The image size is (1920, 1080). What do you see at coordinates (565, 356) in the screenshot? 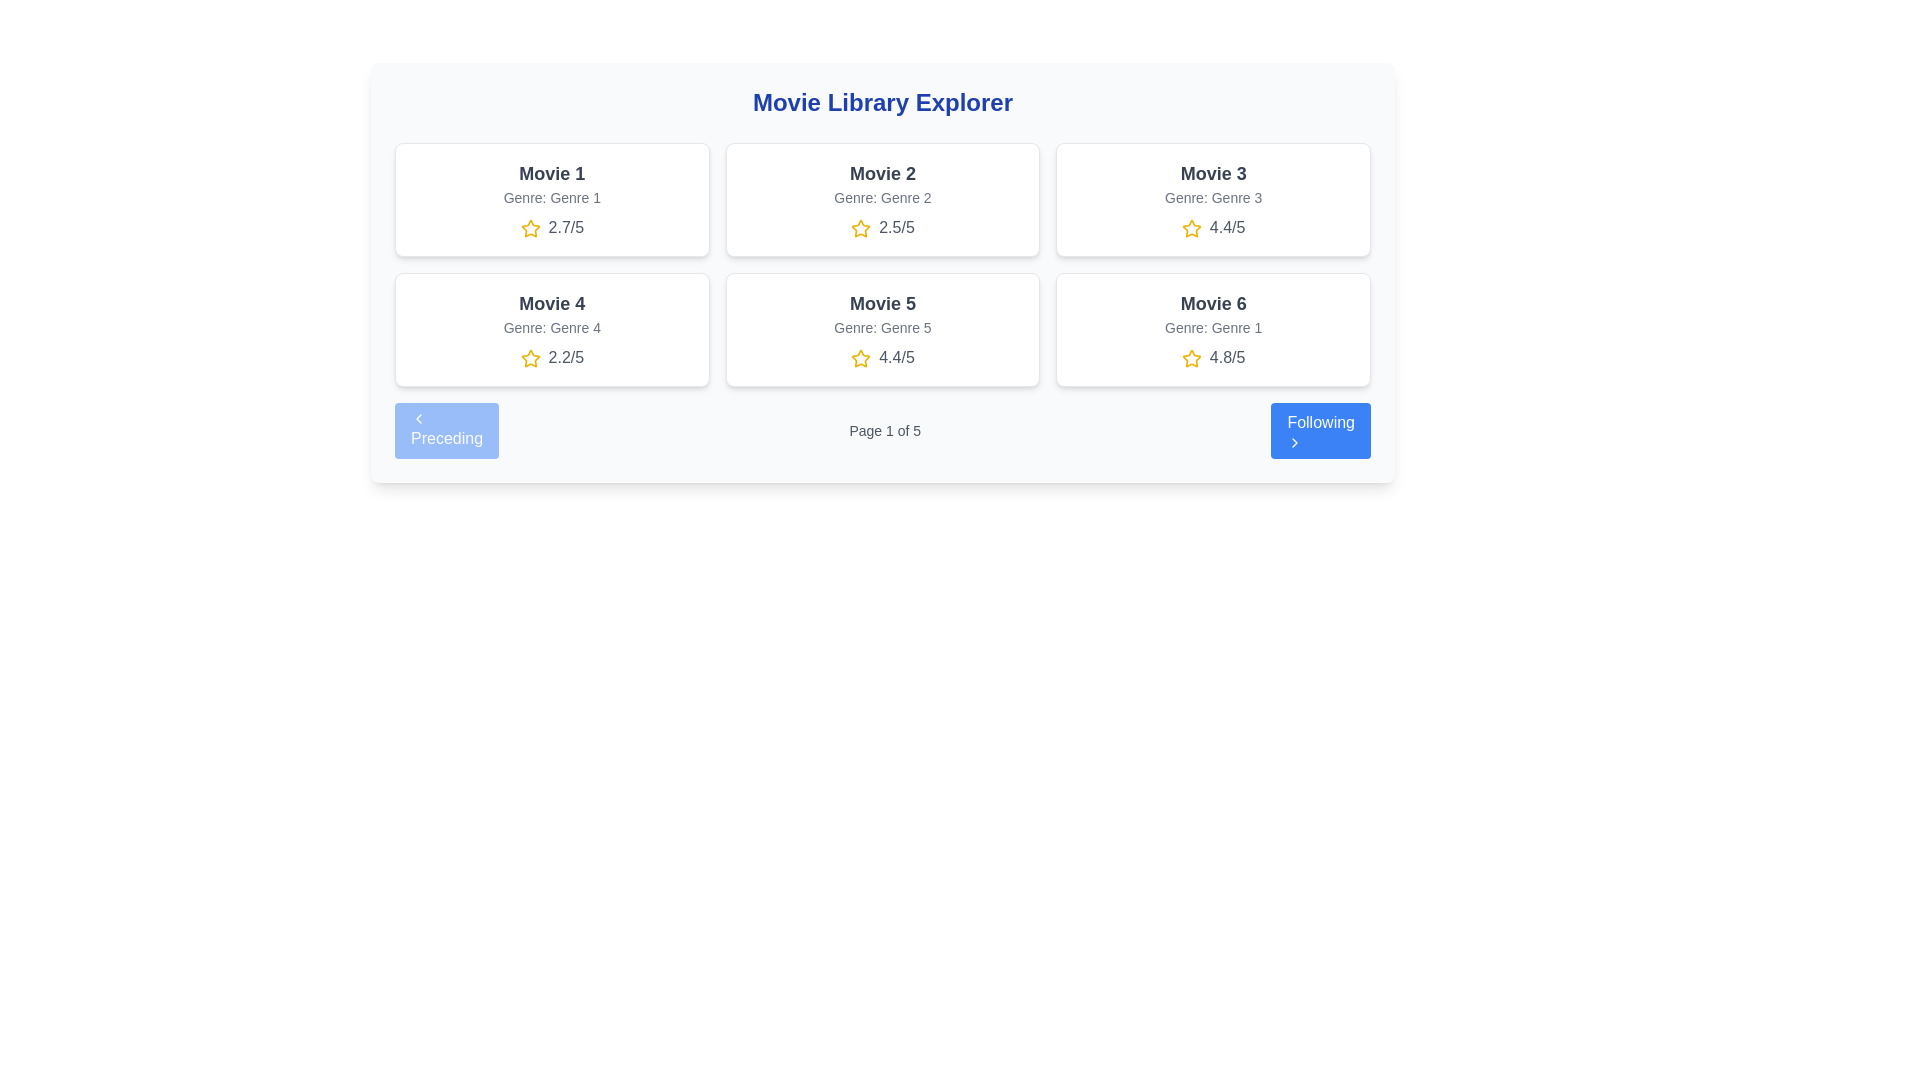
I see `the static text that represents the rating value for 'Movie 4', located in the bottom-left card of the grid layout, adjacent to a yellow star icon` at bounding box center [565, 356].